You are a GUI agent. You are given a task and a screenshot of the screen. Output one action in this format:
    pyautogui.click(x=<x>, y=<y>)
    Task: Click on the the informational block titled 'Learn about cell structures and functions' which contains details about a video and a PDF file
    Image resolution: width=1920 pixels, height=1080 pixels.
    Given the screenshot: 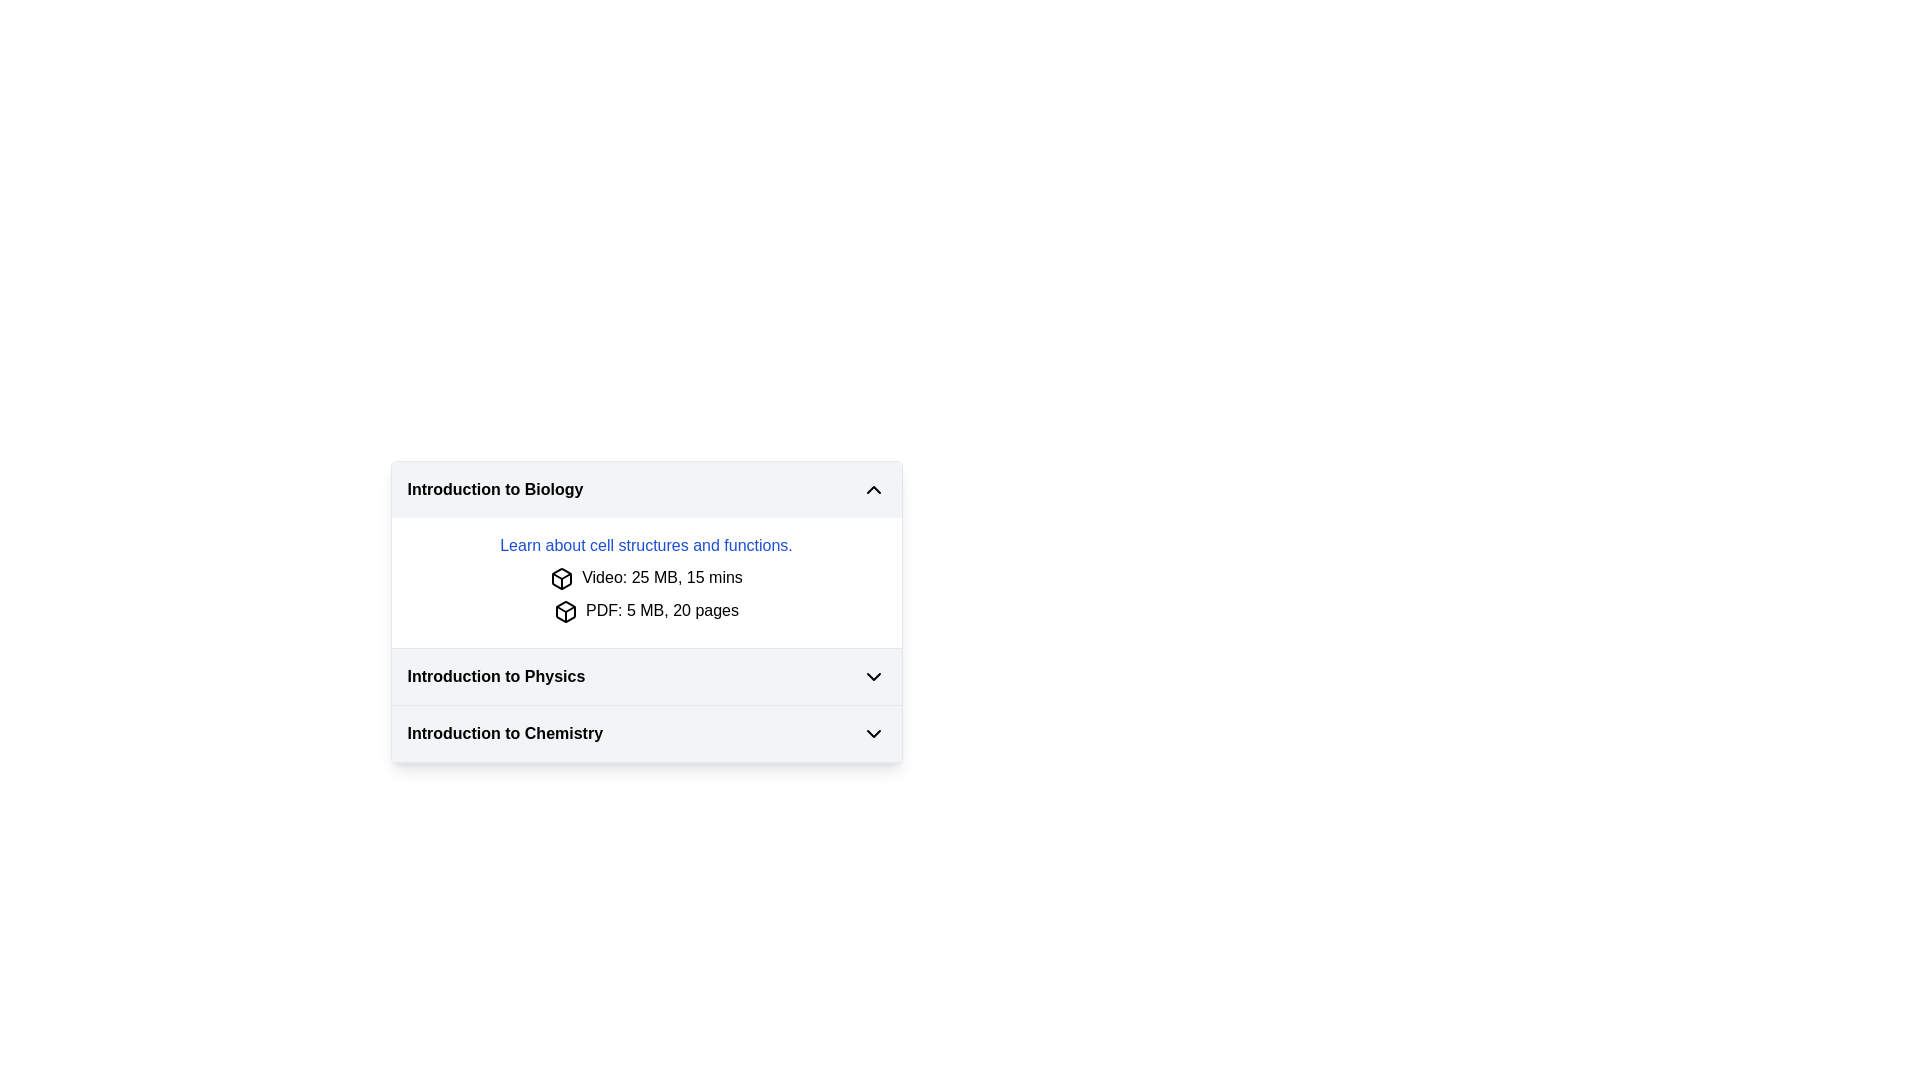 What is the action you would take?
    pyautogui.click(x=646, y=582)
    